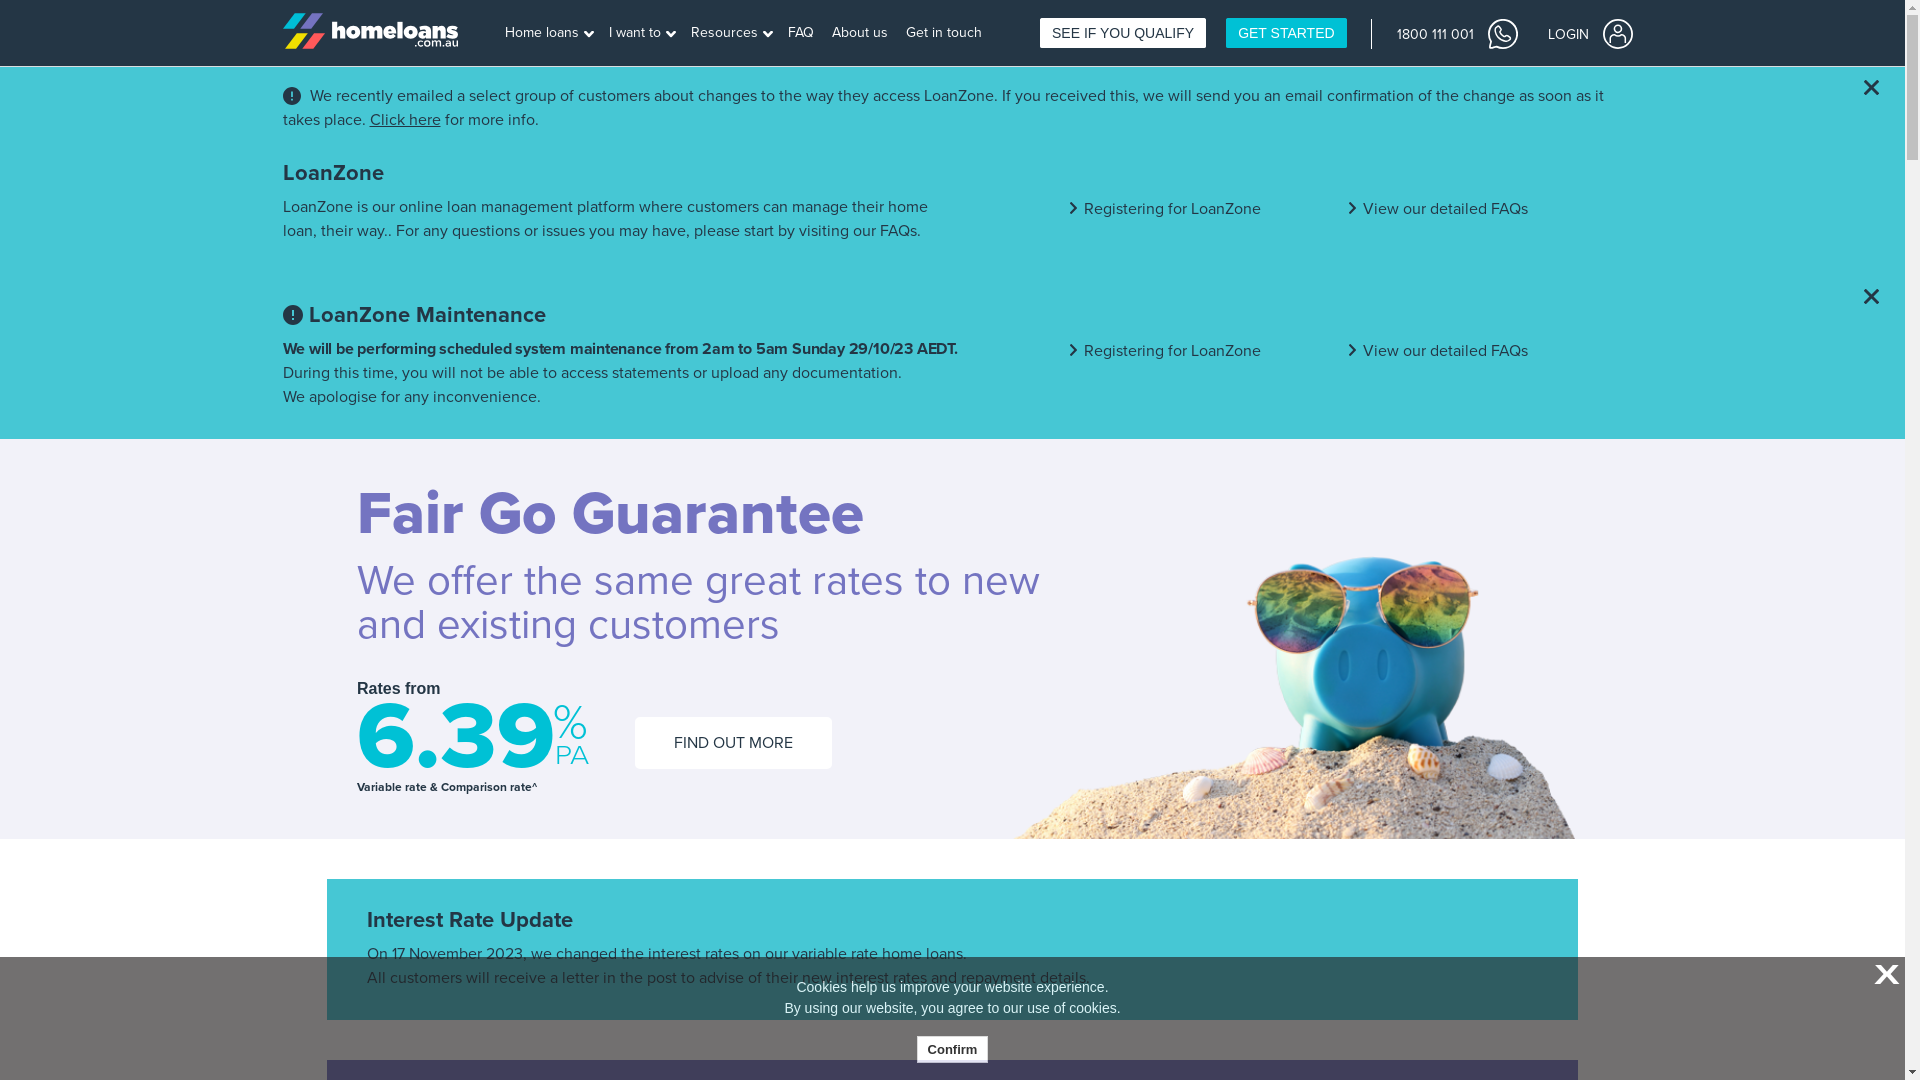 The height and width of the screenshot is (1080, 1920). I want to click on 'LOGIN, so click(1589, 33).